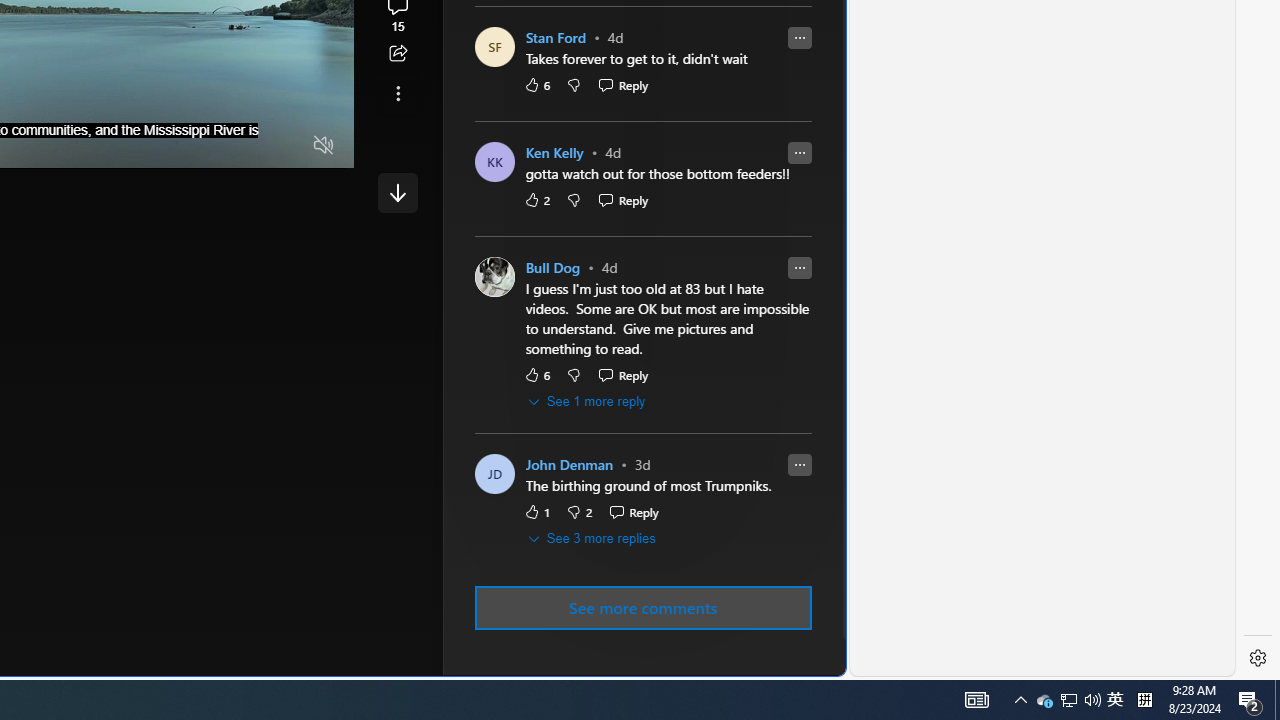  What do you see at coordinates (552, 267) in the screenshot?
I see `'Bull Dog'` at bounding box center [552, 267].